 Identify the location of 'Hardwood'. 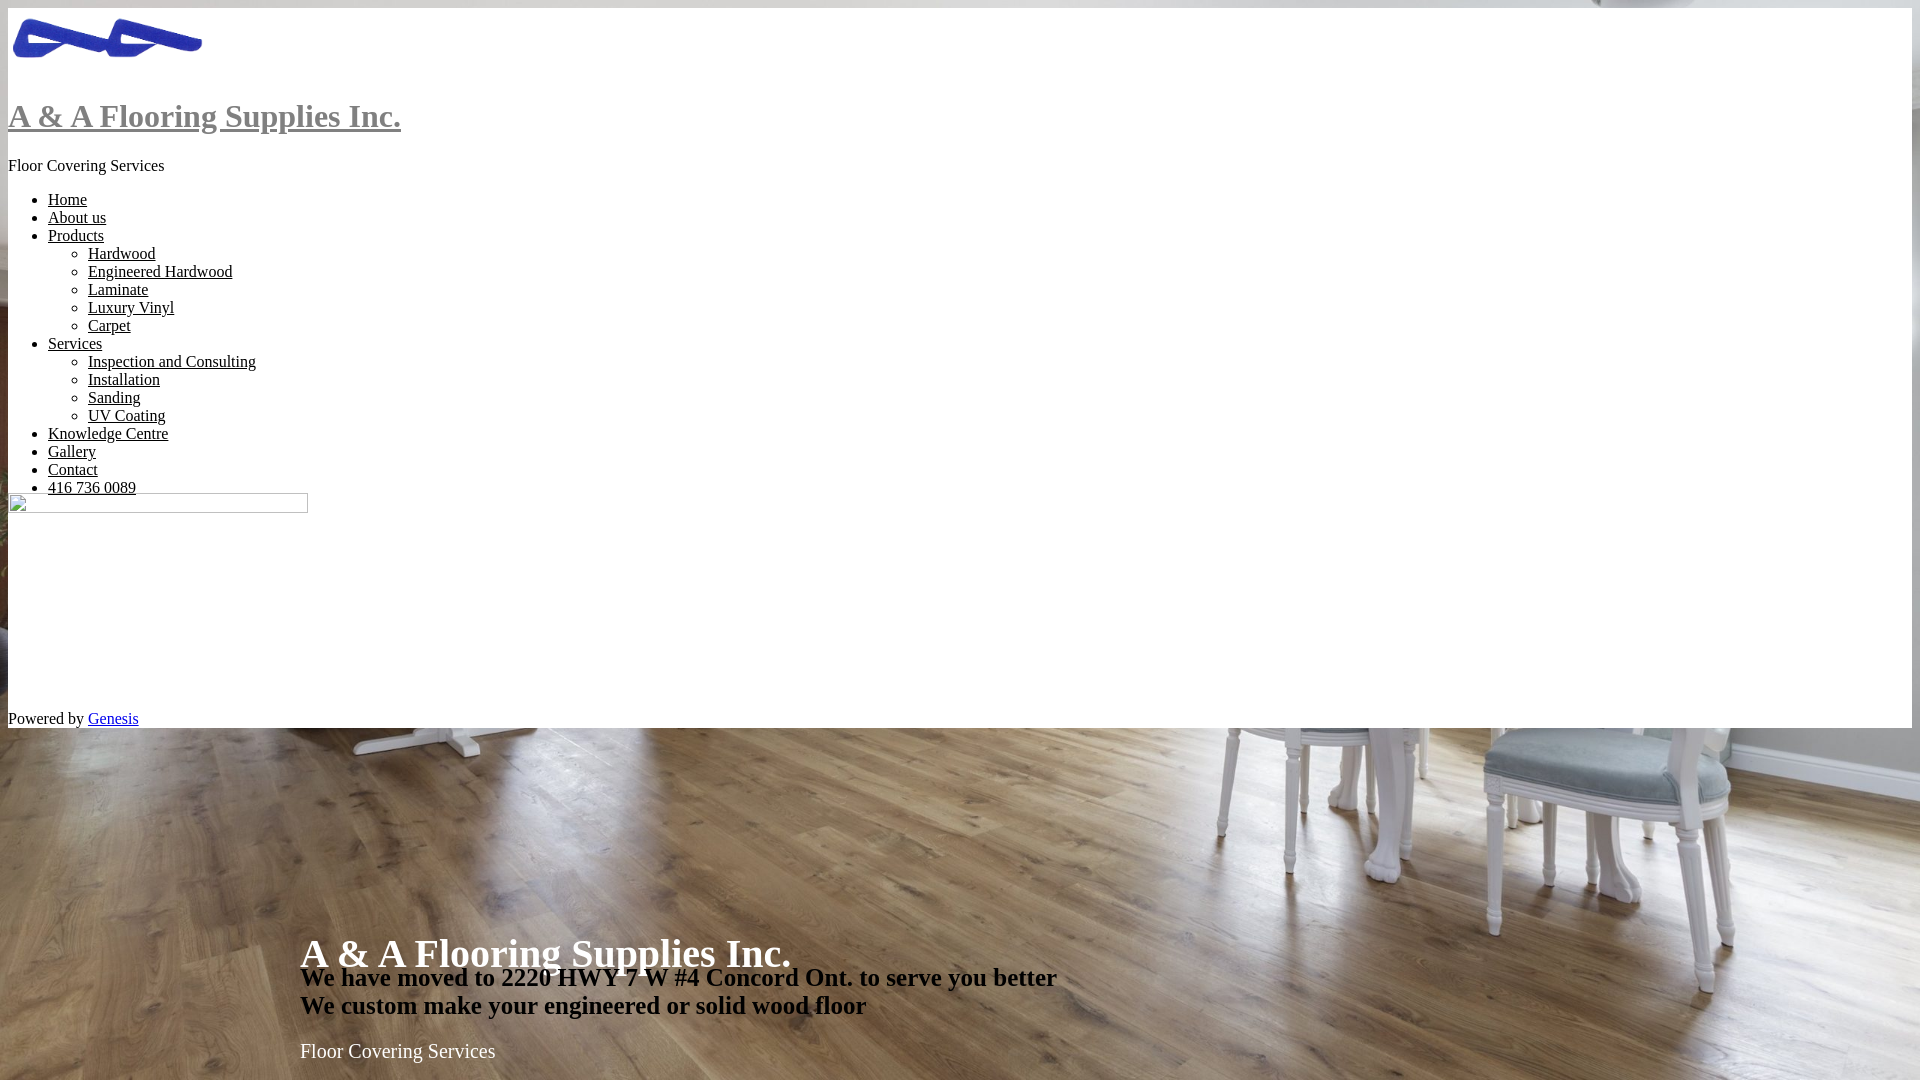
(86, 252).